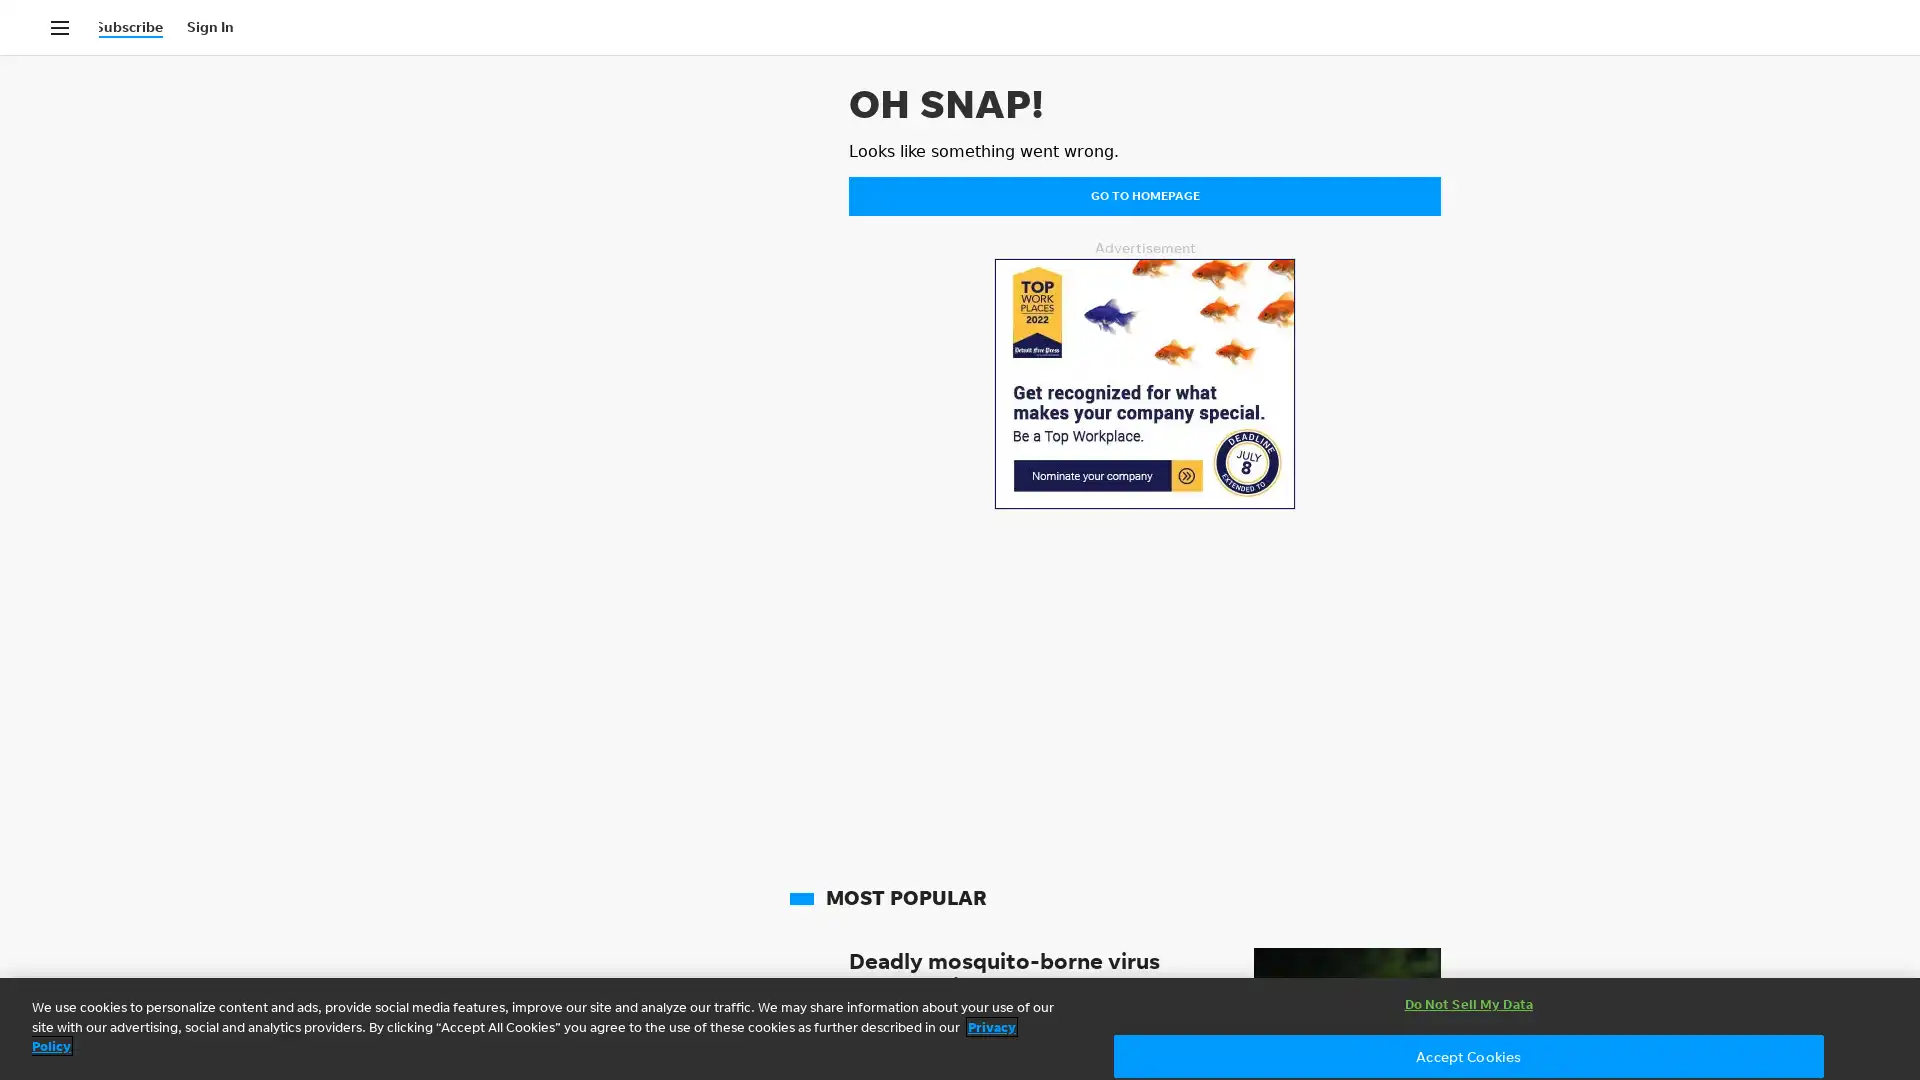 This screenshot has height=1080, width=1920. What do you see at coordinates (1468, 1004) in the screenshot?
I see `Do Not Sell My Data` at bounding box center [1468, 1004].